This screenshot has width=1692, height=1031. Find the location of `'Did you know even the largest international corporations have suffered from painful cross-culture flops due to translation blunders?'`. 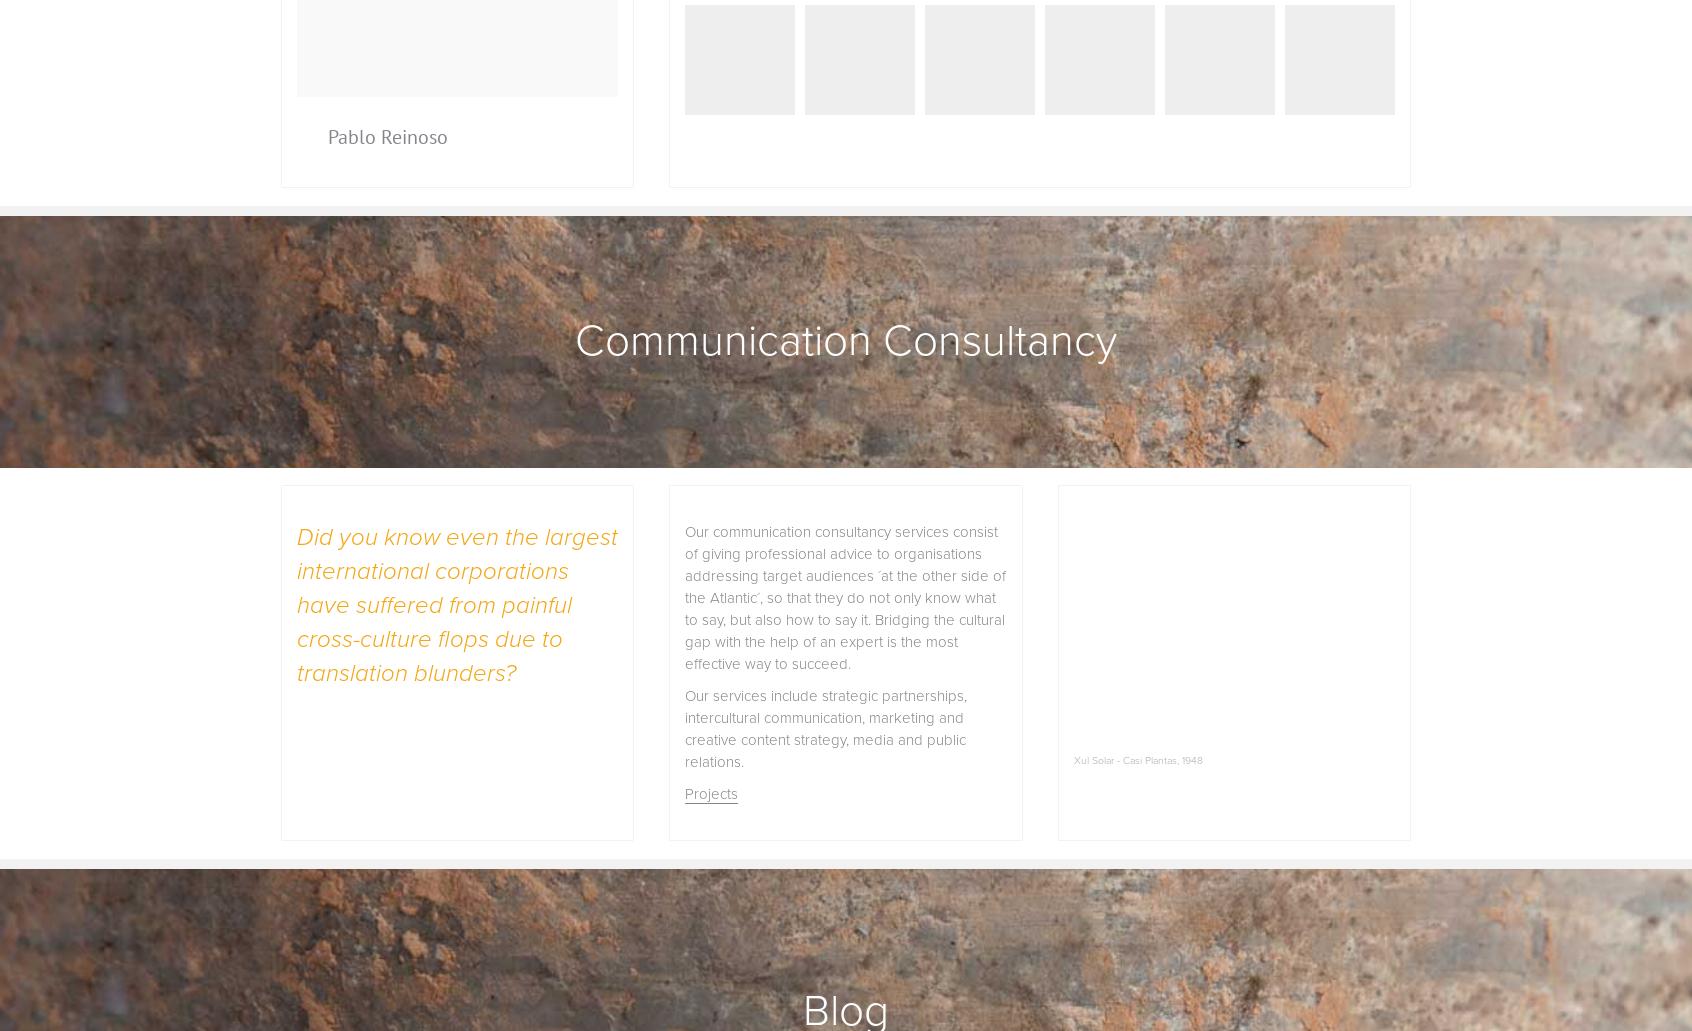

'Did you know even the largest international corporations have suffered from painful cross-culture flops due to translation blunders?' is located at coordinates (456, 604).